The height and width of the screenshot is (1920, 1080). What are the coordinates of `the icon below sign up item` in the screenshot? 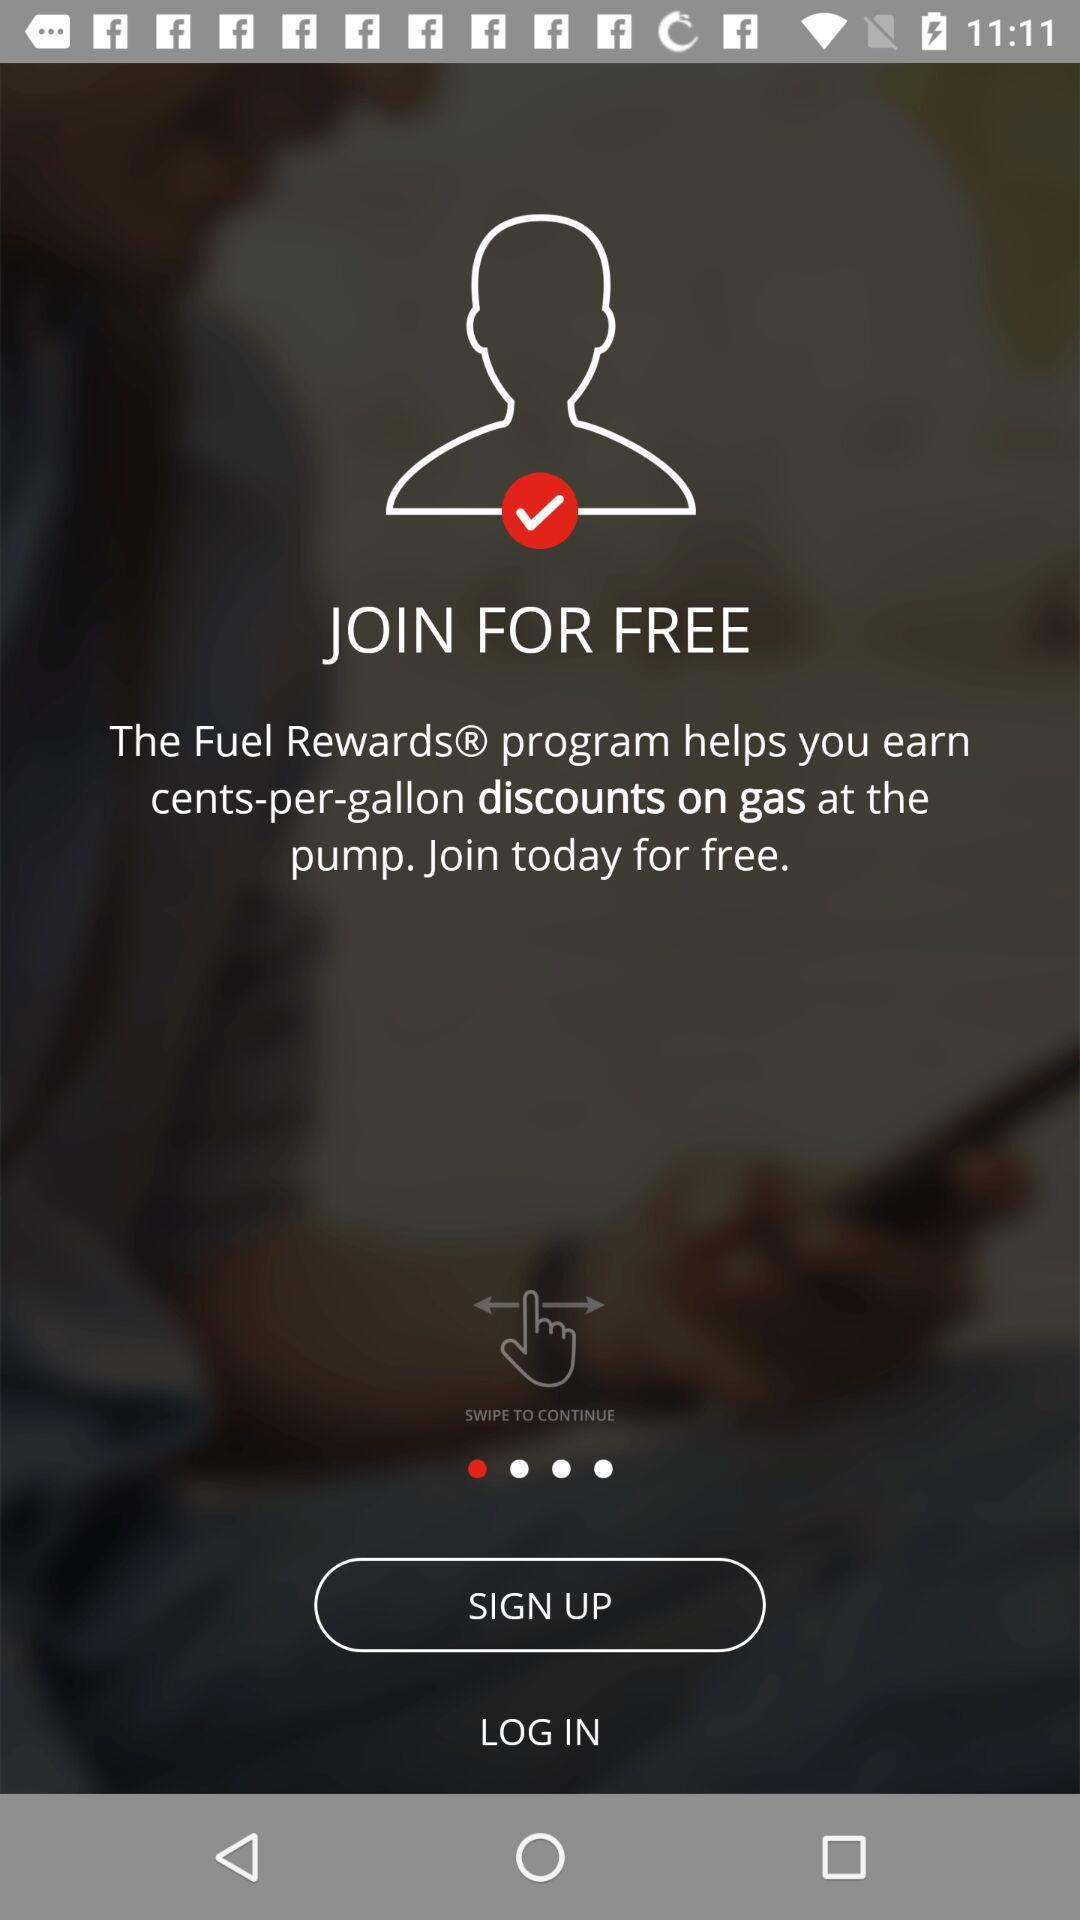 It's located at (540, 1730).